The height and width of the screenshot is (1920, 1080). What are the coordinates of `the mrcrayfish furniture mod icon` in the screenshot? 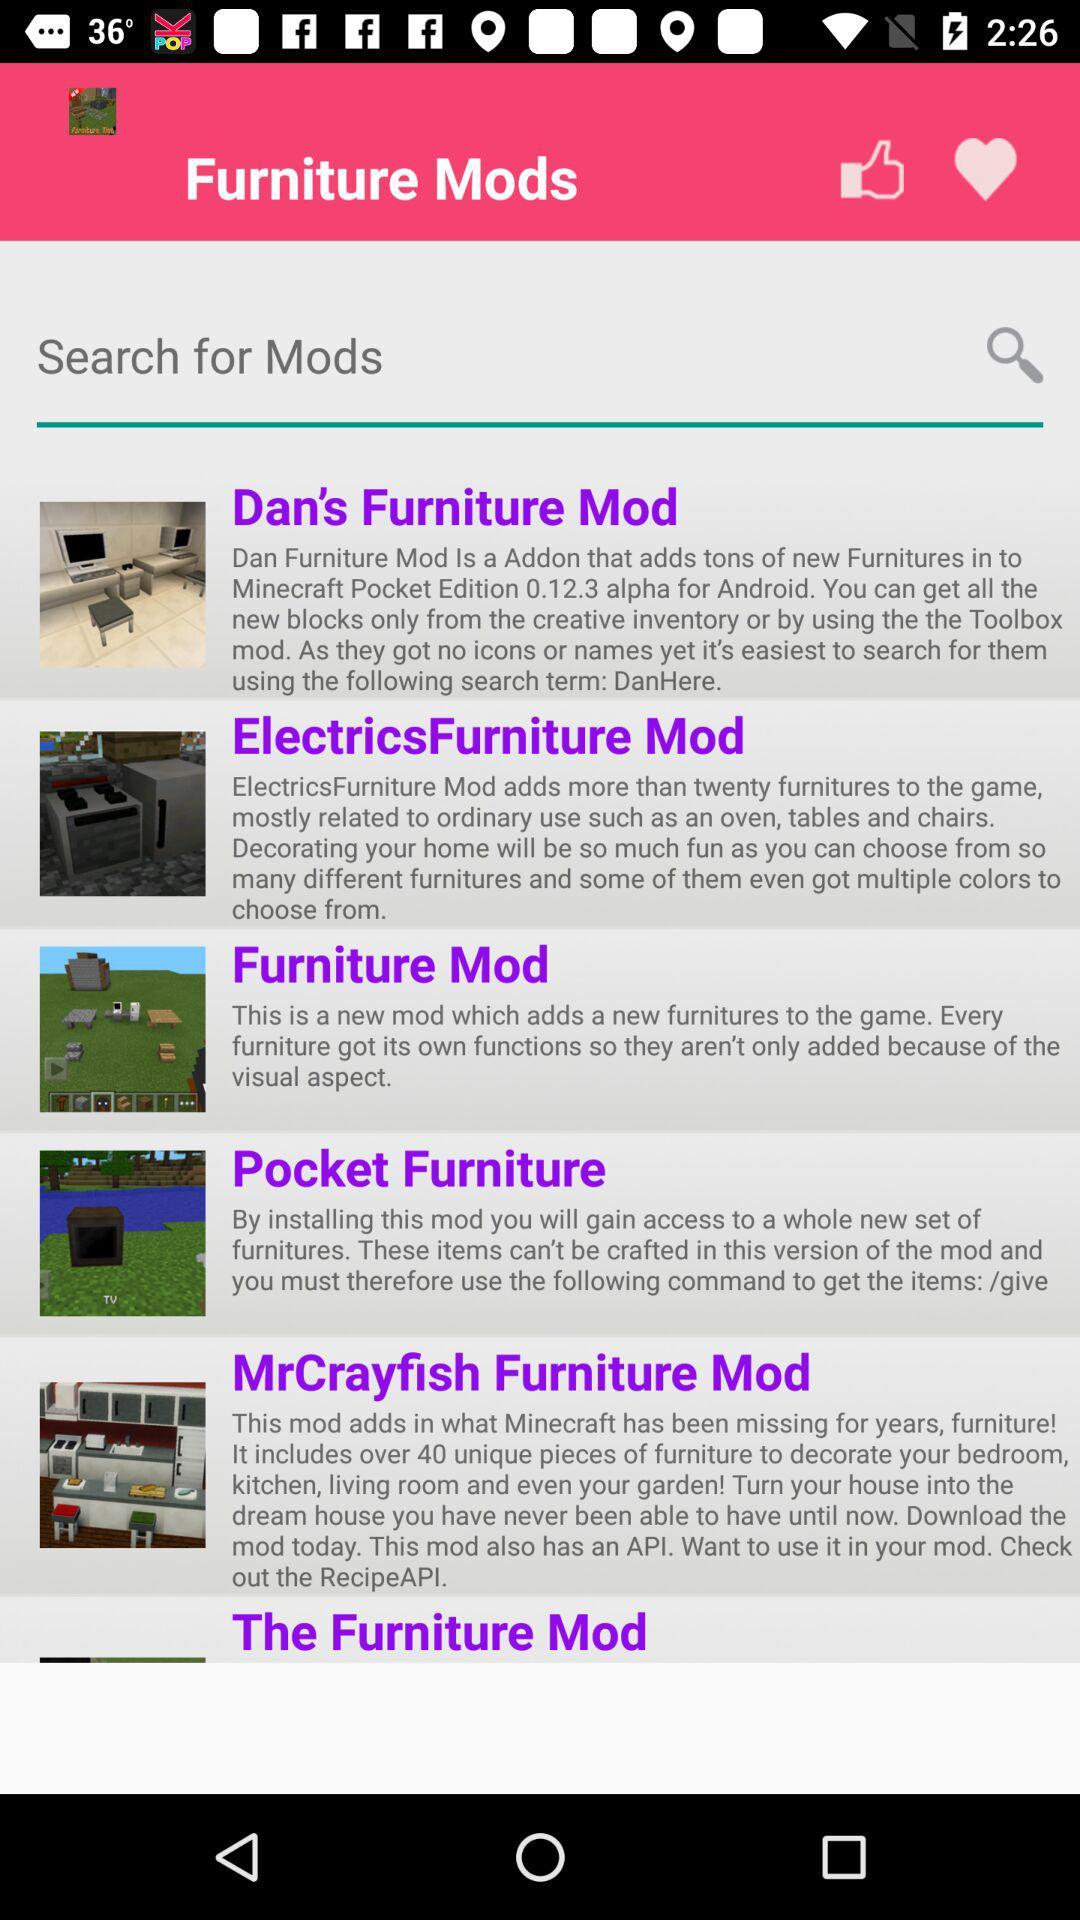 It's located at (520, 1370).